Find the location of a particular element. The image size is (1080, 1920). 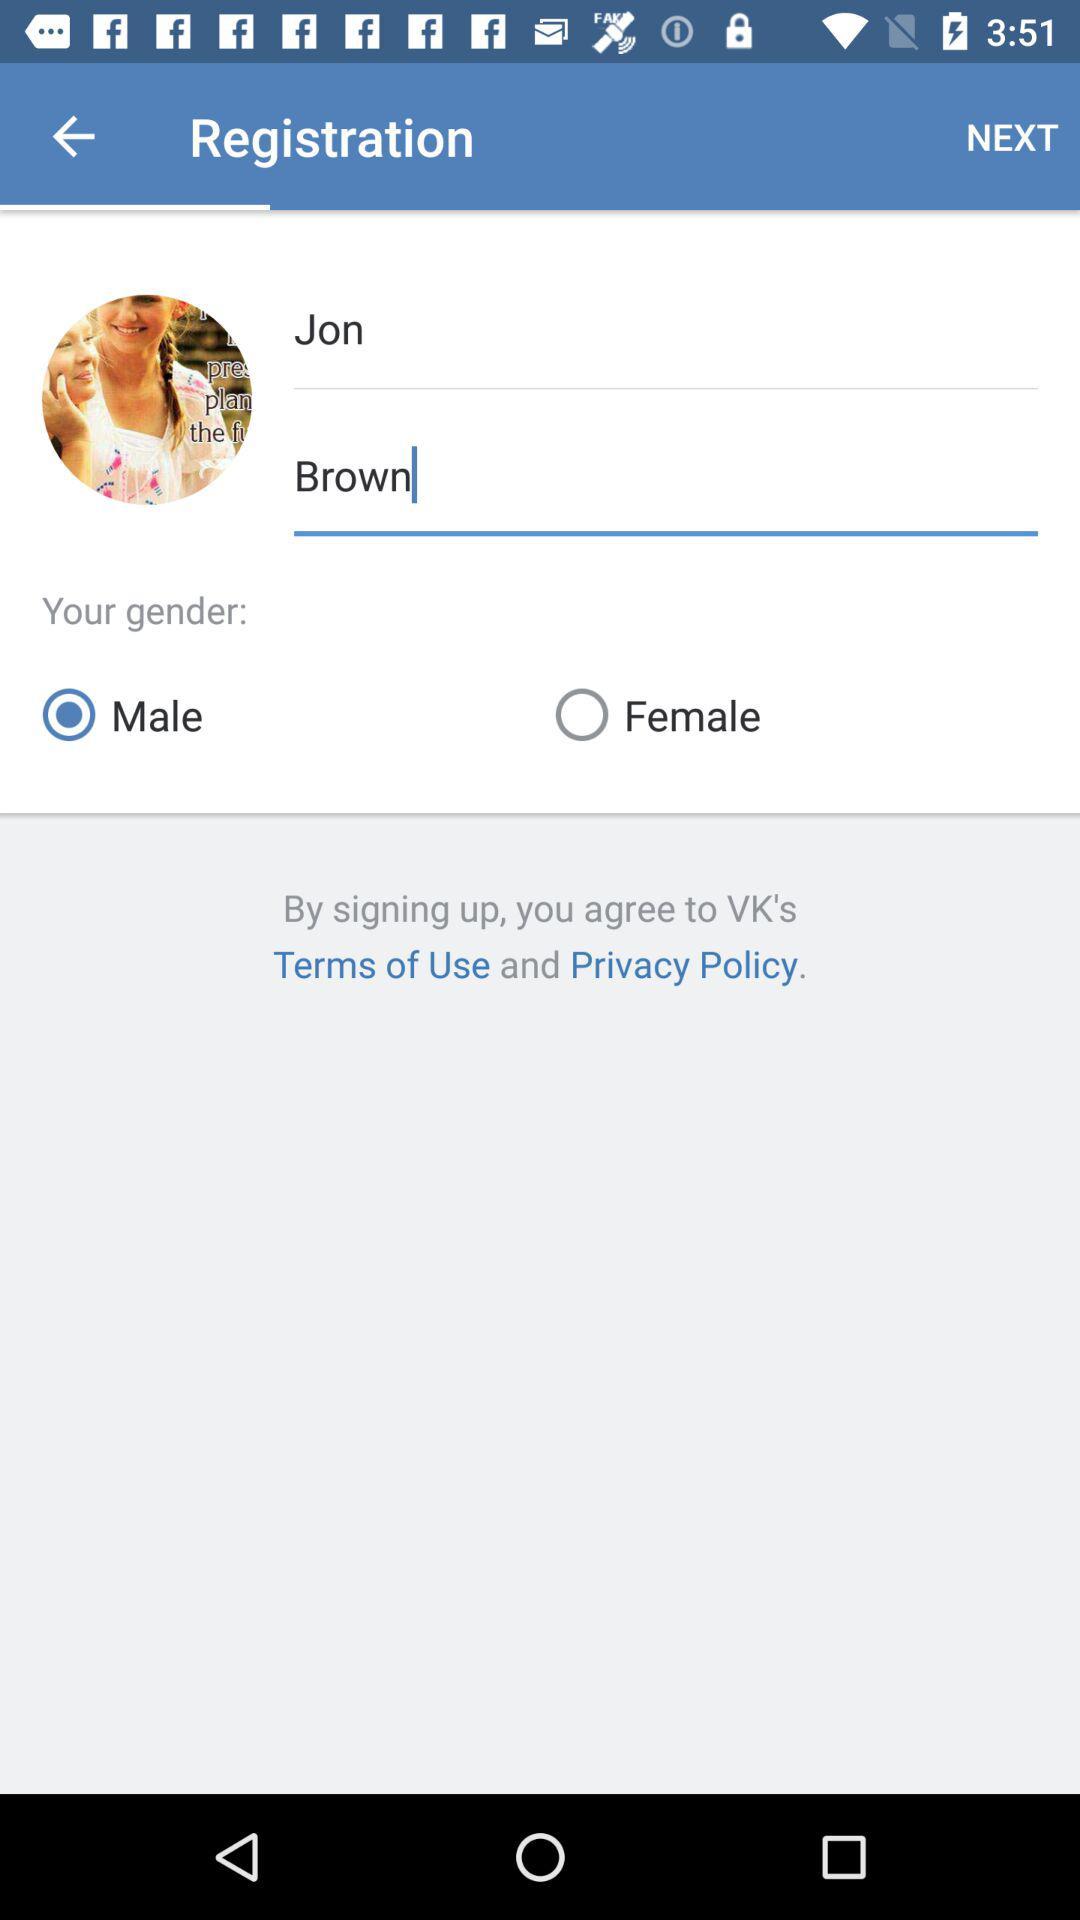

next at the top right corner is located at coordinates (1012, 135).